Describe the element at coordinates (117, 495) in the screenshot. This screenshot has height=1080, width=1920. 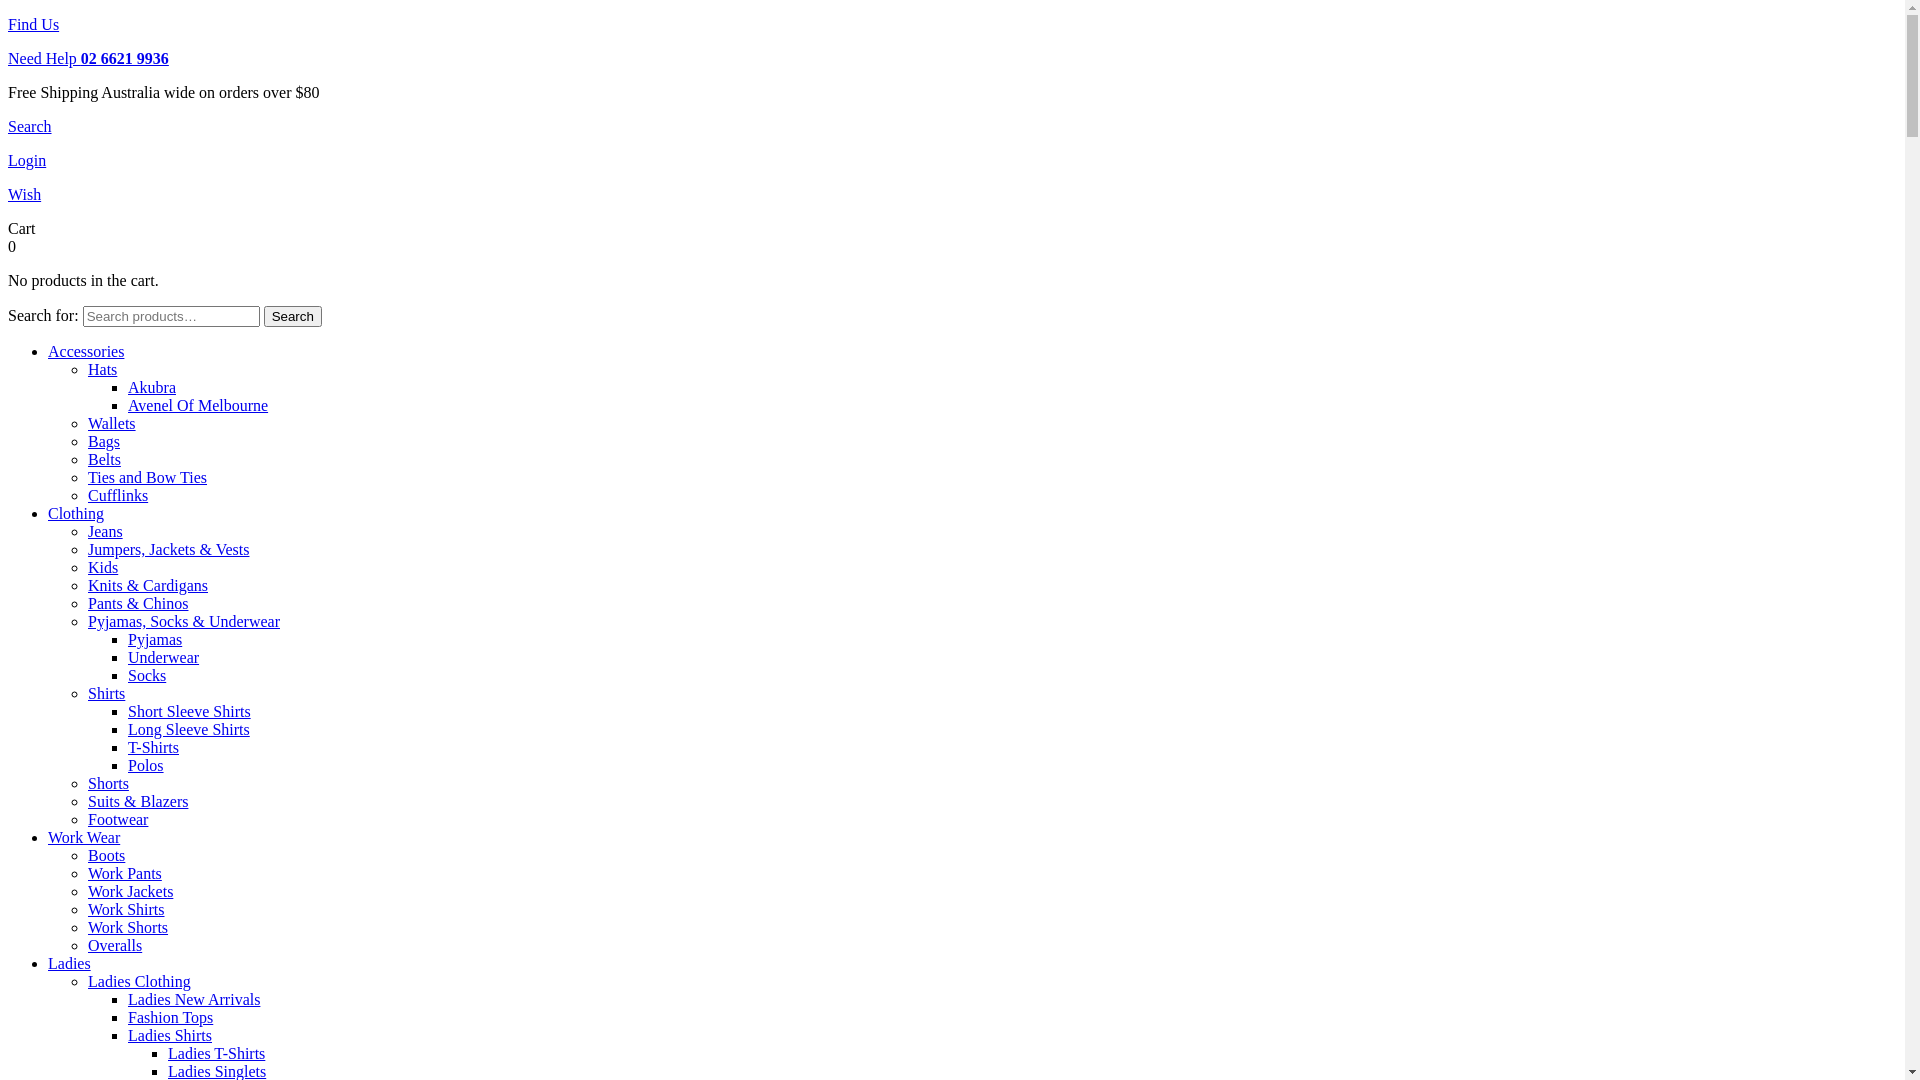
I see `'Cufflinks'` at that location.